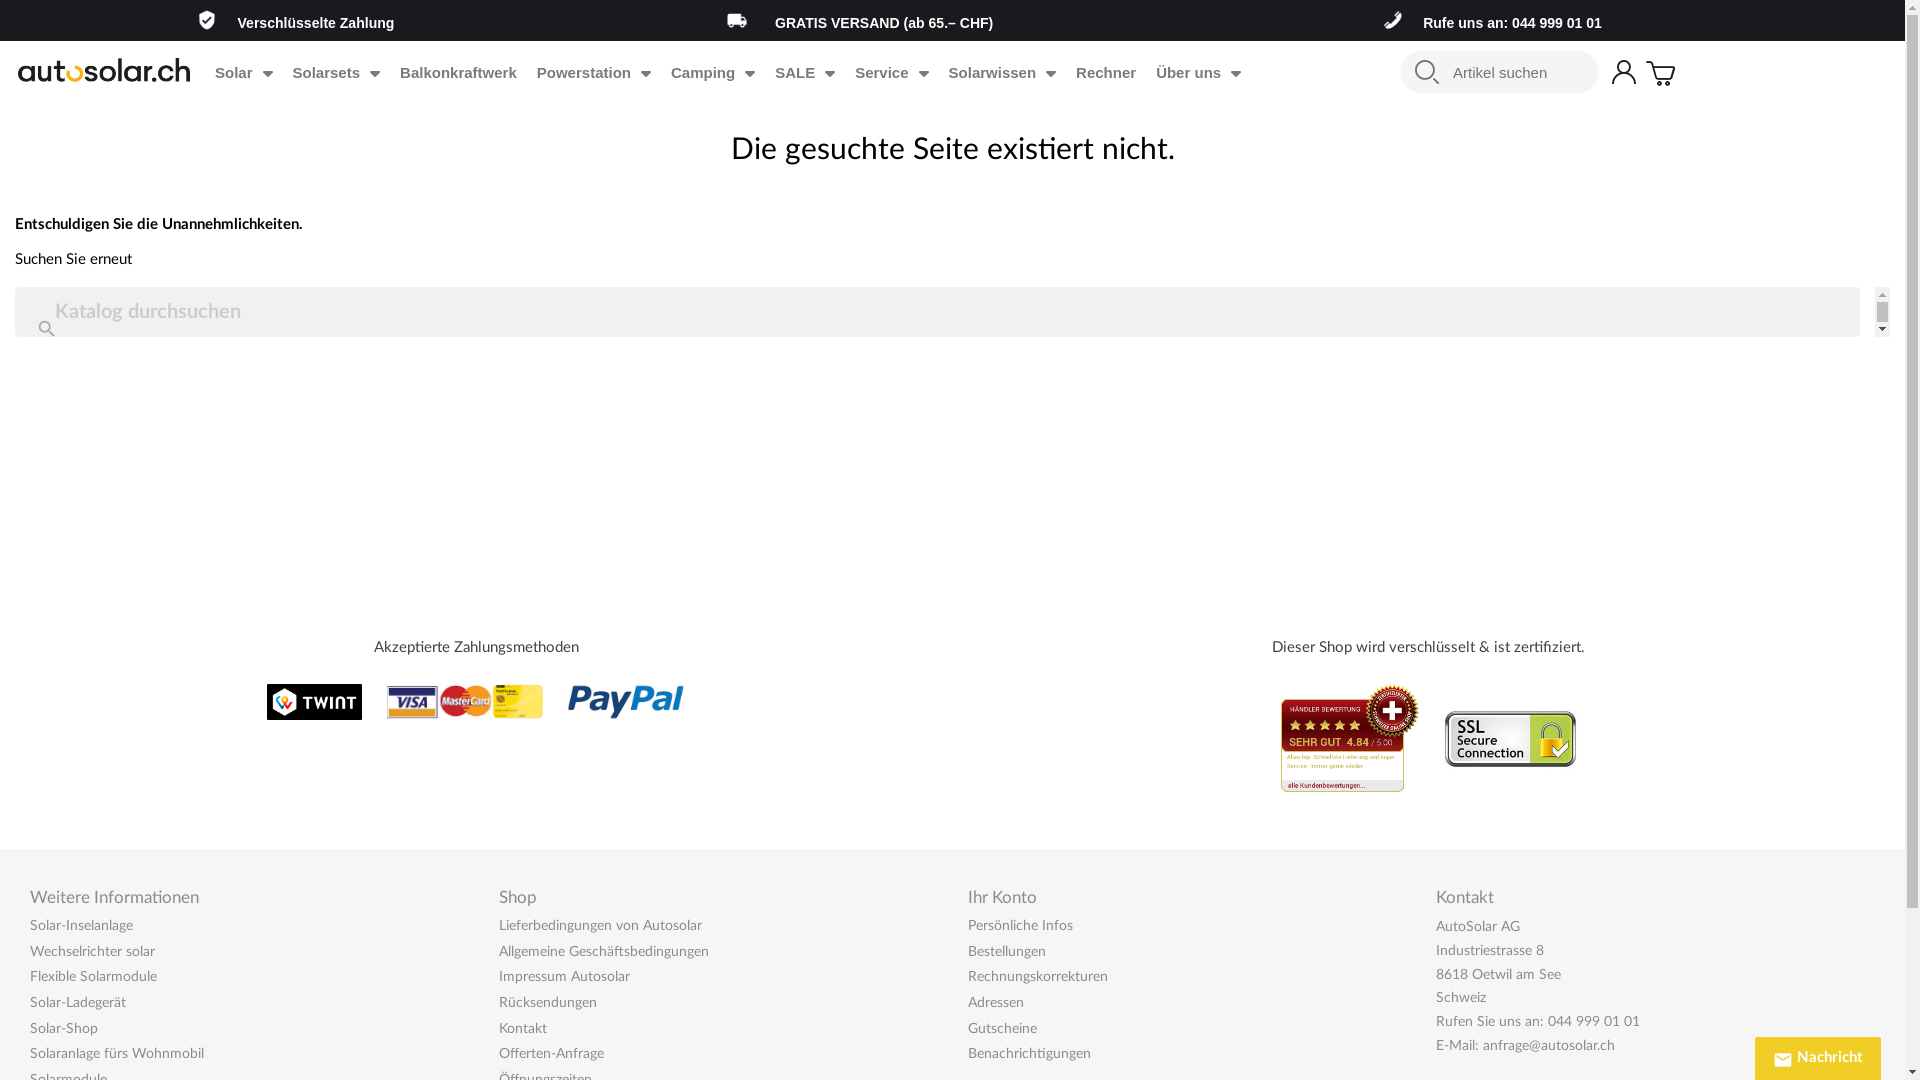  Describe the element at coordinates (996, 1002) in the screenshot. I see `'Adressen'` at that location.